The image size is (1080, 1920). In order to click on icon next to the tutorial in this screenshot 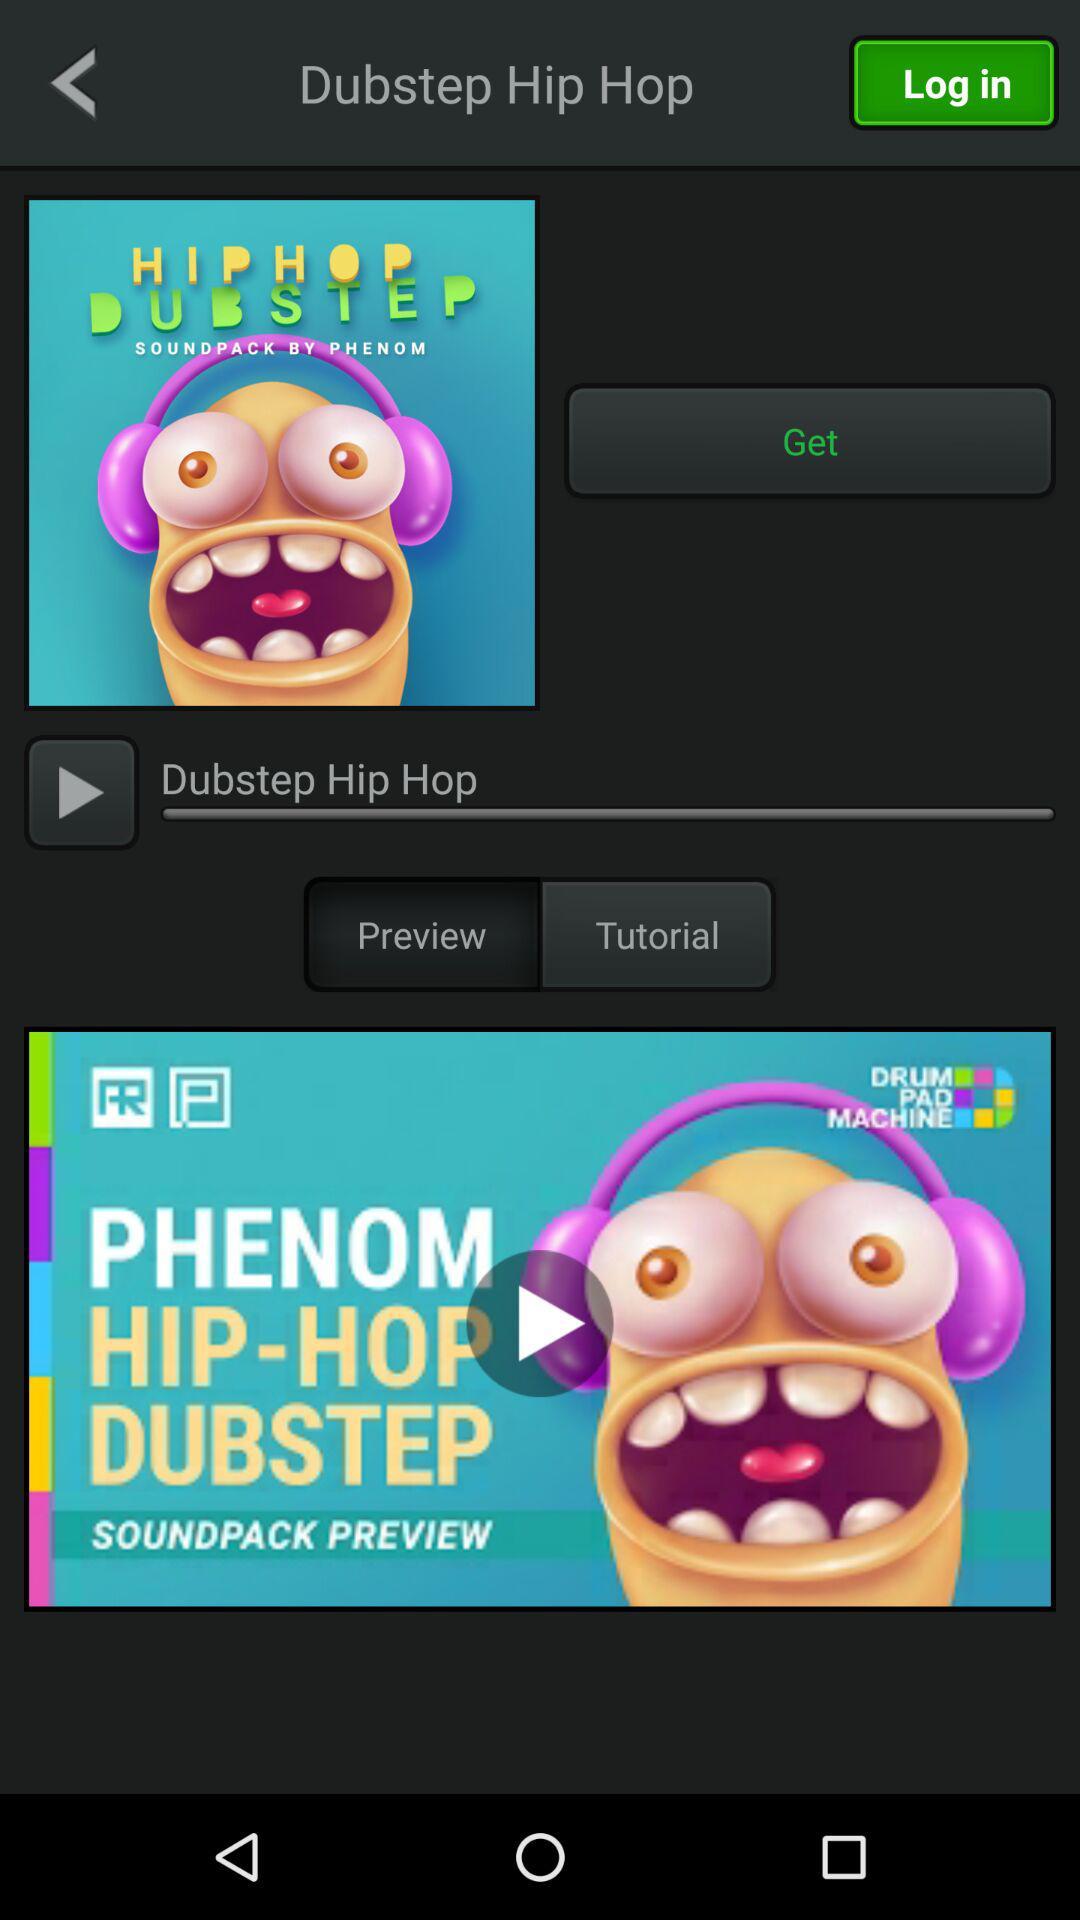, I will do `click(420, 933)`.